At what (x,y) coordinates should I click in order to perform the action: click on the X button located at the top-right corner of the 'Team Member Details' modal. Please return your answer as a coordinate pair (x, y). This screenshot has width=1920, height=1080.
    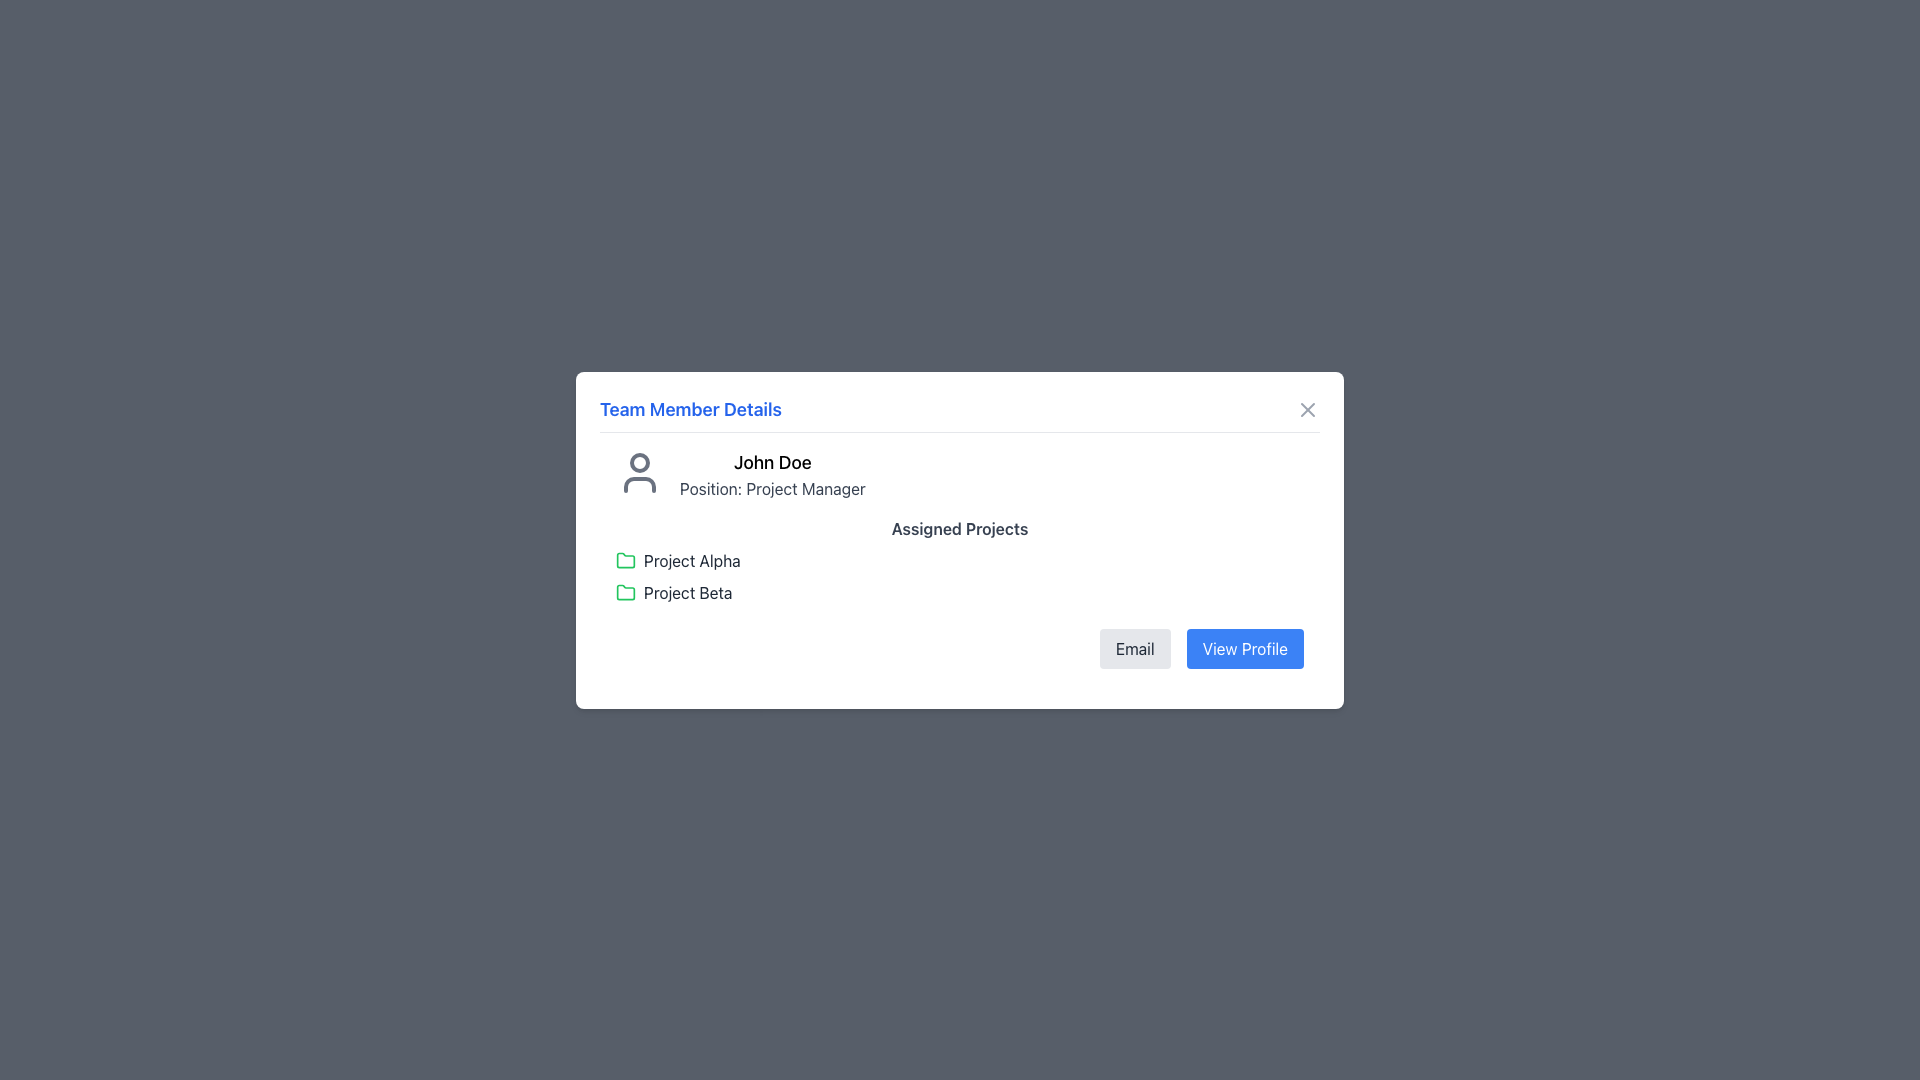
    Looking at the image, I should click on (1308, 408).